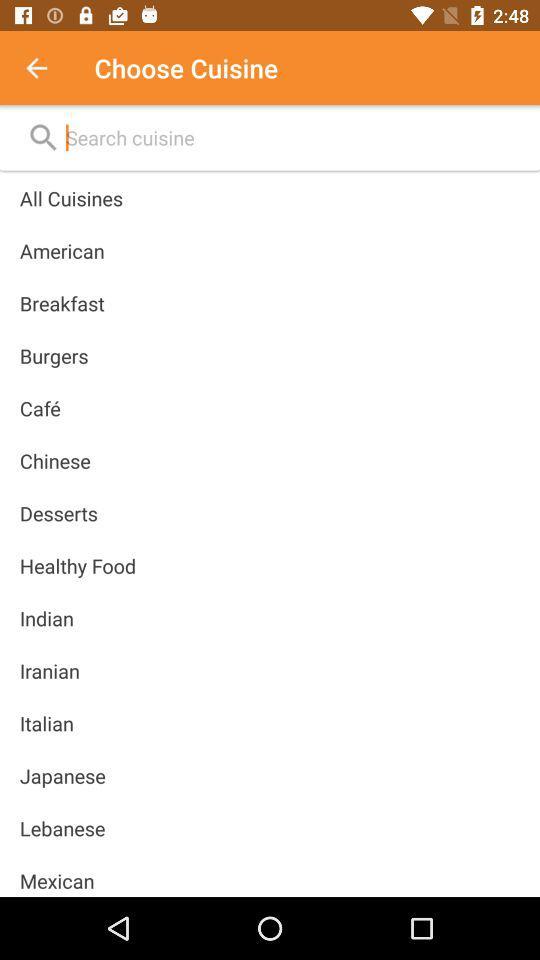 This screenshot has height=960, width=540. What do you see at coordinates (55, 461) in the screenshot?
I see `icon above desserts item` at bounding box center [55, 461].